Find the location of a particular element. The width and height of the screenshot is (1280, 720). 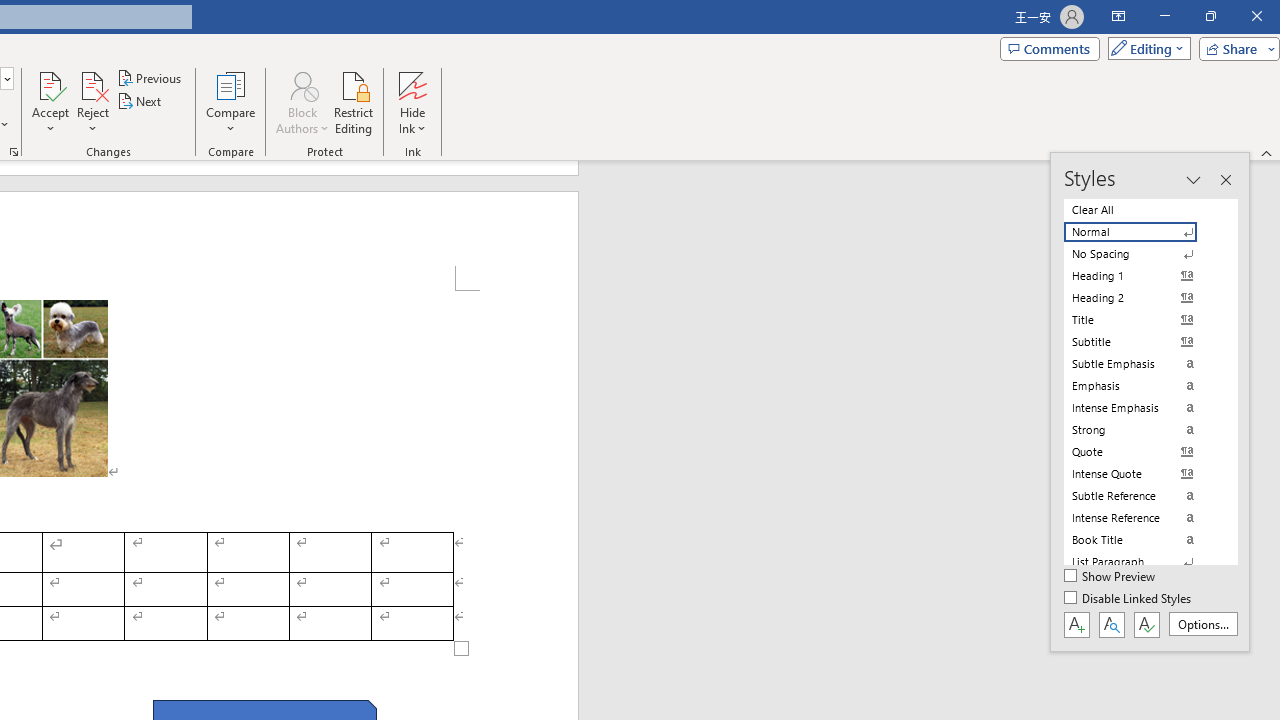

'Accept and Move to Next' is located at coordinates (50, 84).